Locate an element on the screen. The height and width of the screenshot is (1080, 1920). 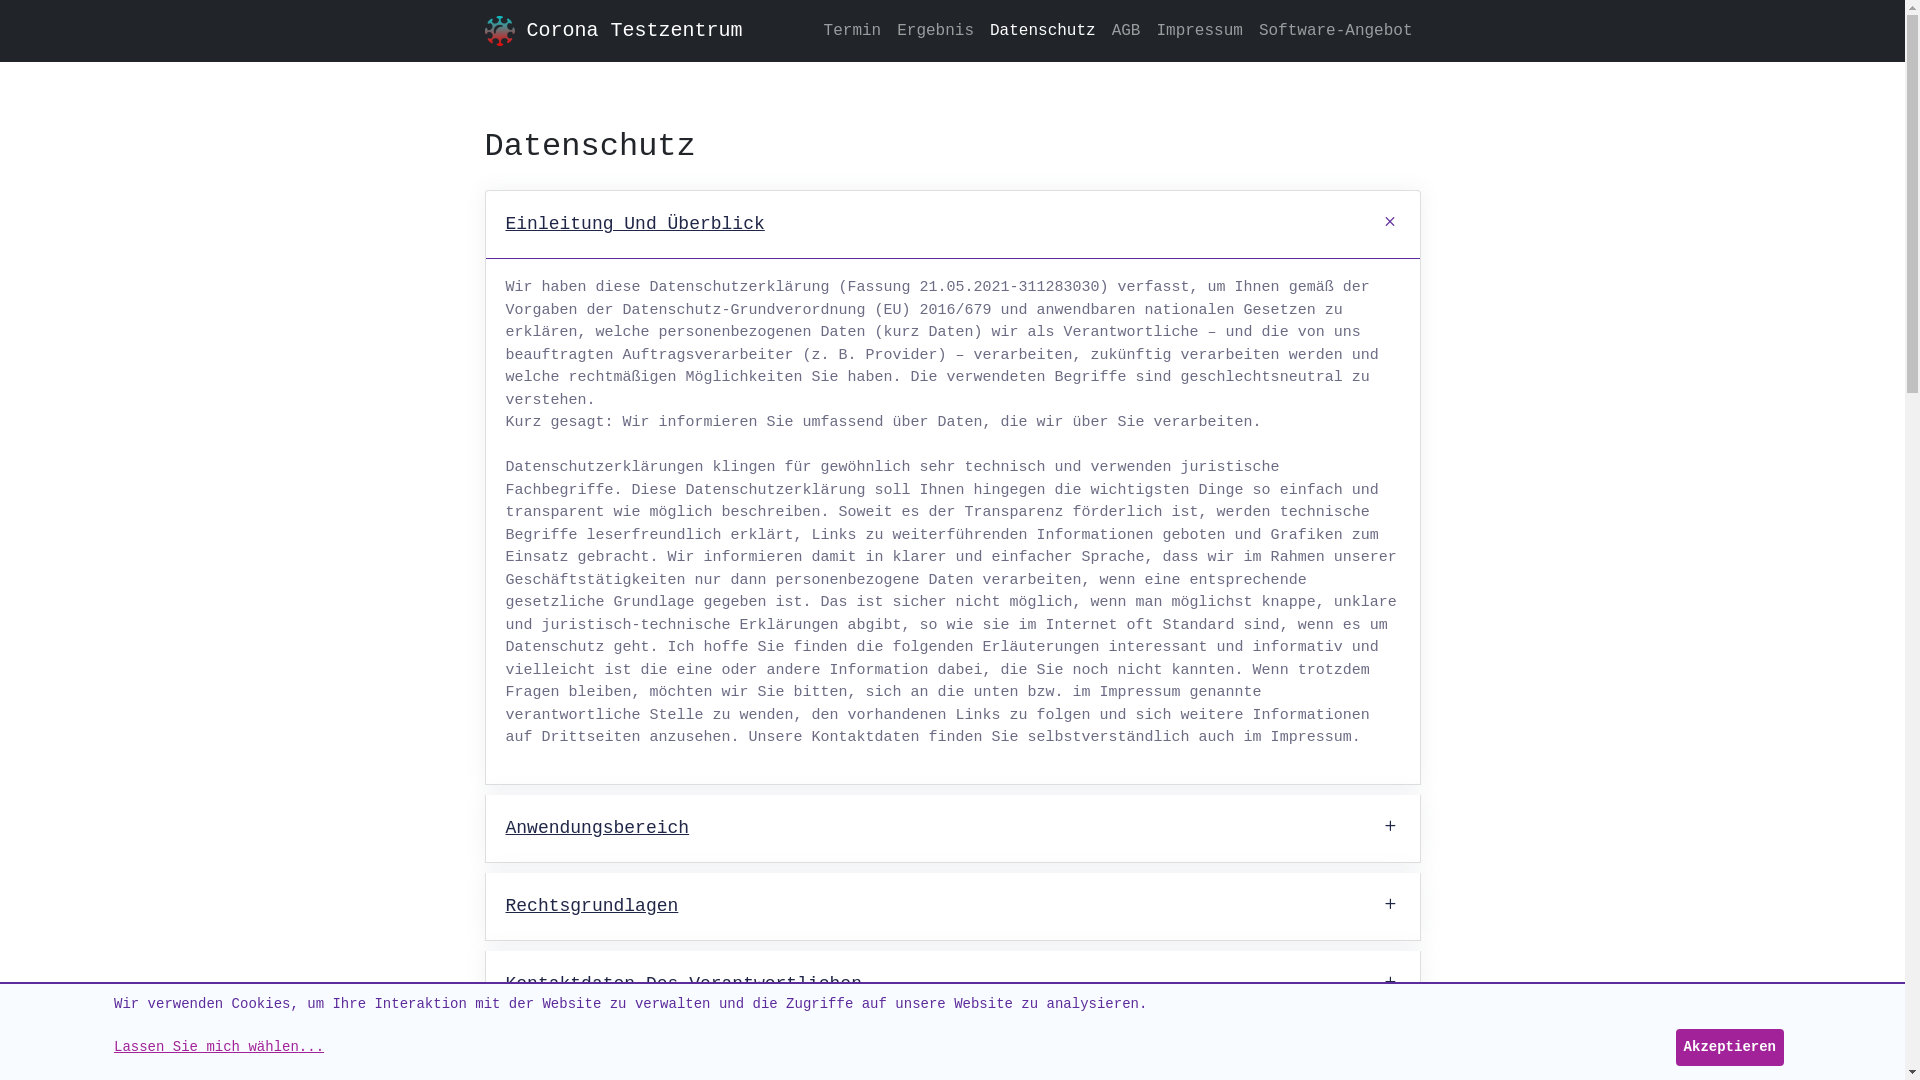
'Anwendungsbereich' is located at coordinates (952, 828).